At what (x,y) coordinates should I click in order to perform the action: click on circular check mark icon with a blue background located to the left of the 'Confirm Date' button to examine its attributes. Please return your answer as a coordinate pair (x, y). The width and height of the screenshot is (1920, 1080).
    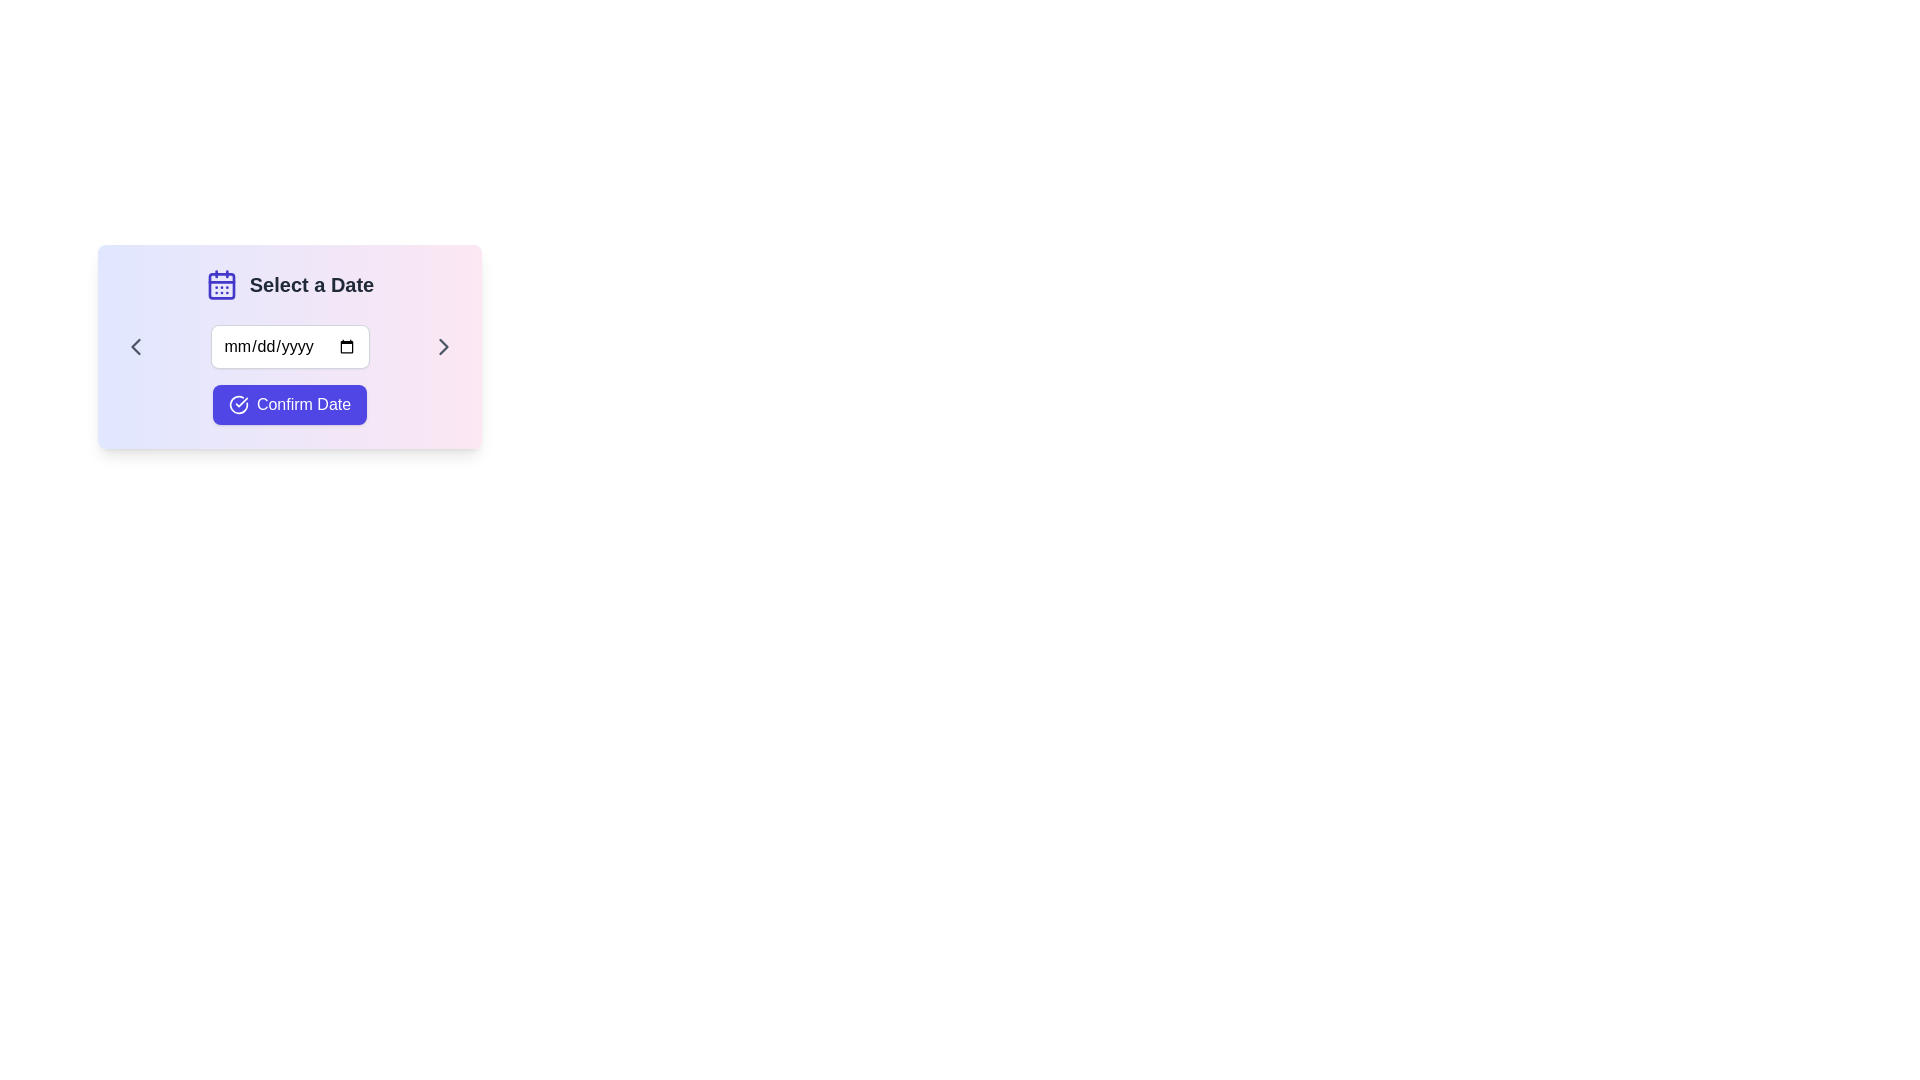
    Looking at the image, I should click on (238, 405).